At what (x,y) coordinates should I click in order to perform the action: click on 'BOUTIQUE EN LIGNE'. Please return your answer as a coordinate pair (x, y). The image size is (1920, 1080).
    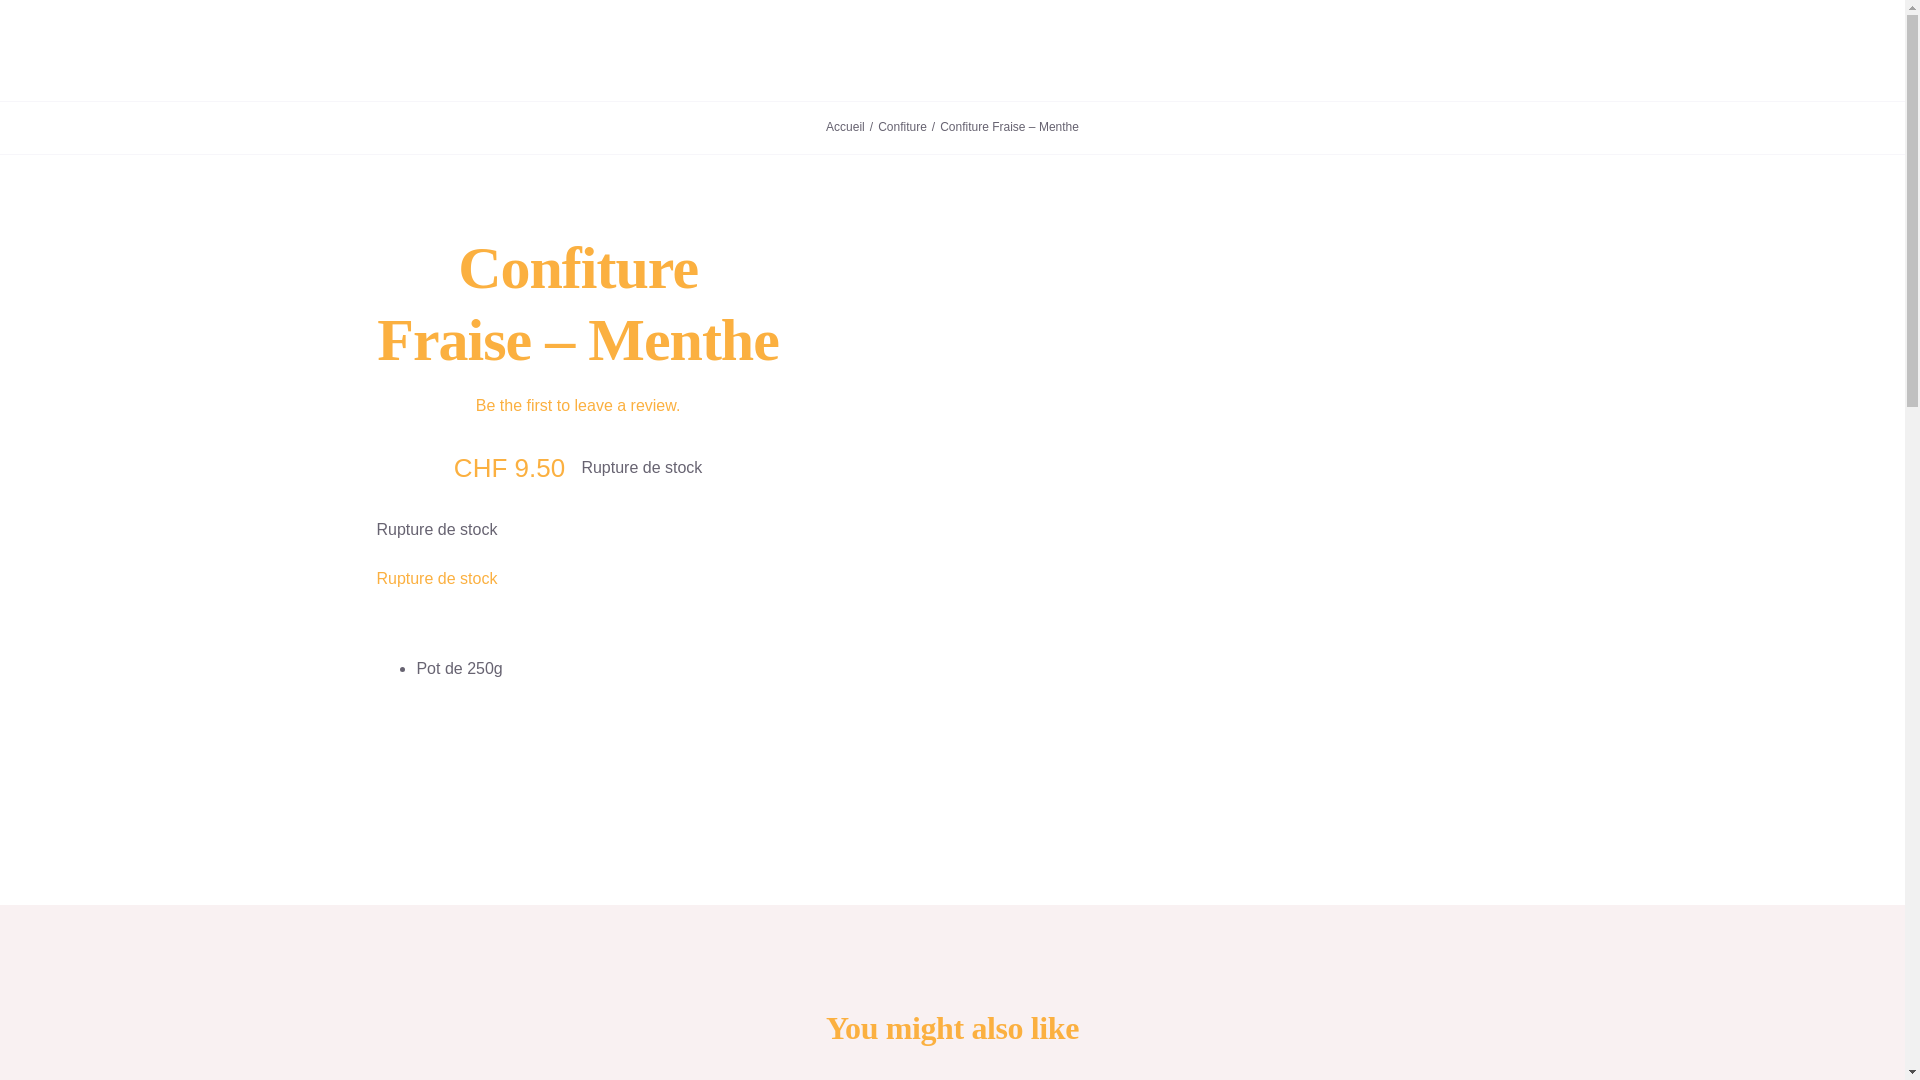
    Looking at the image, I should click on (1033, 49).